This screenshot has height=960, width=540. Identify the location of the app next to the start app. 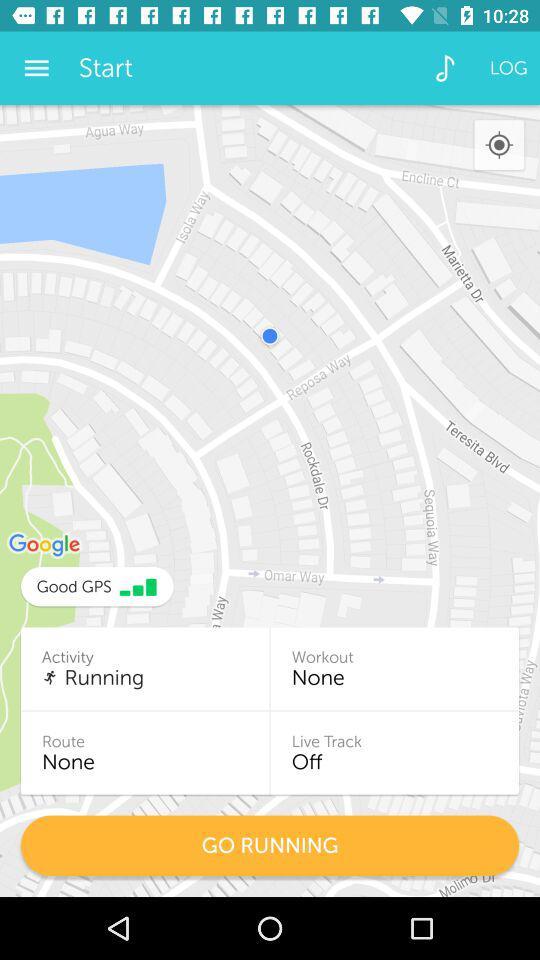
(36, 68).